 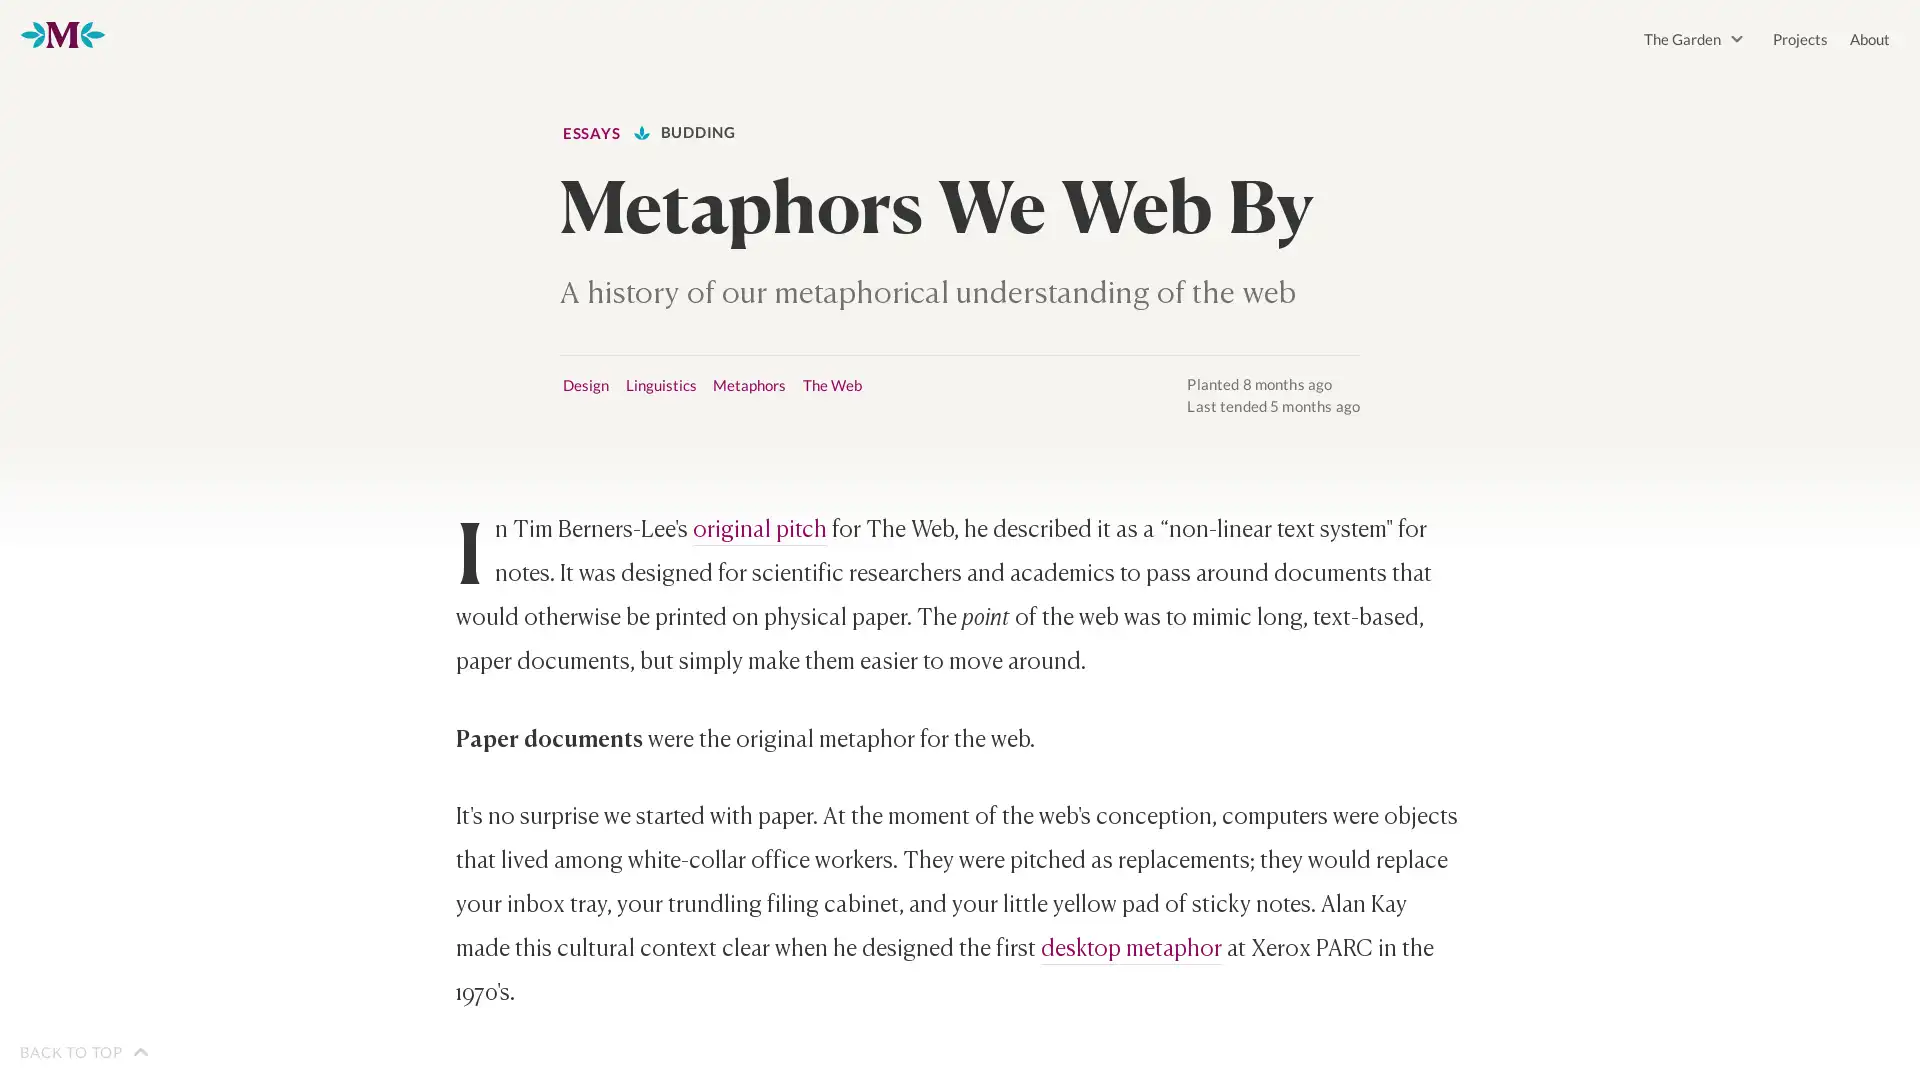 What do you see at coordinates (1683, 38) in the screenshot?
I see `The Garden` at bounding box center [1683, 38].